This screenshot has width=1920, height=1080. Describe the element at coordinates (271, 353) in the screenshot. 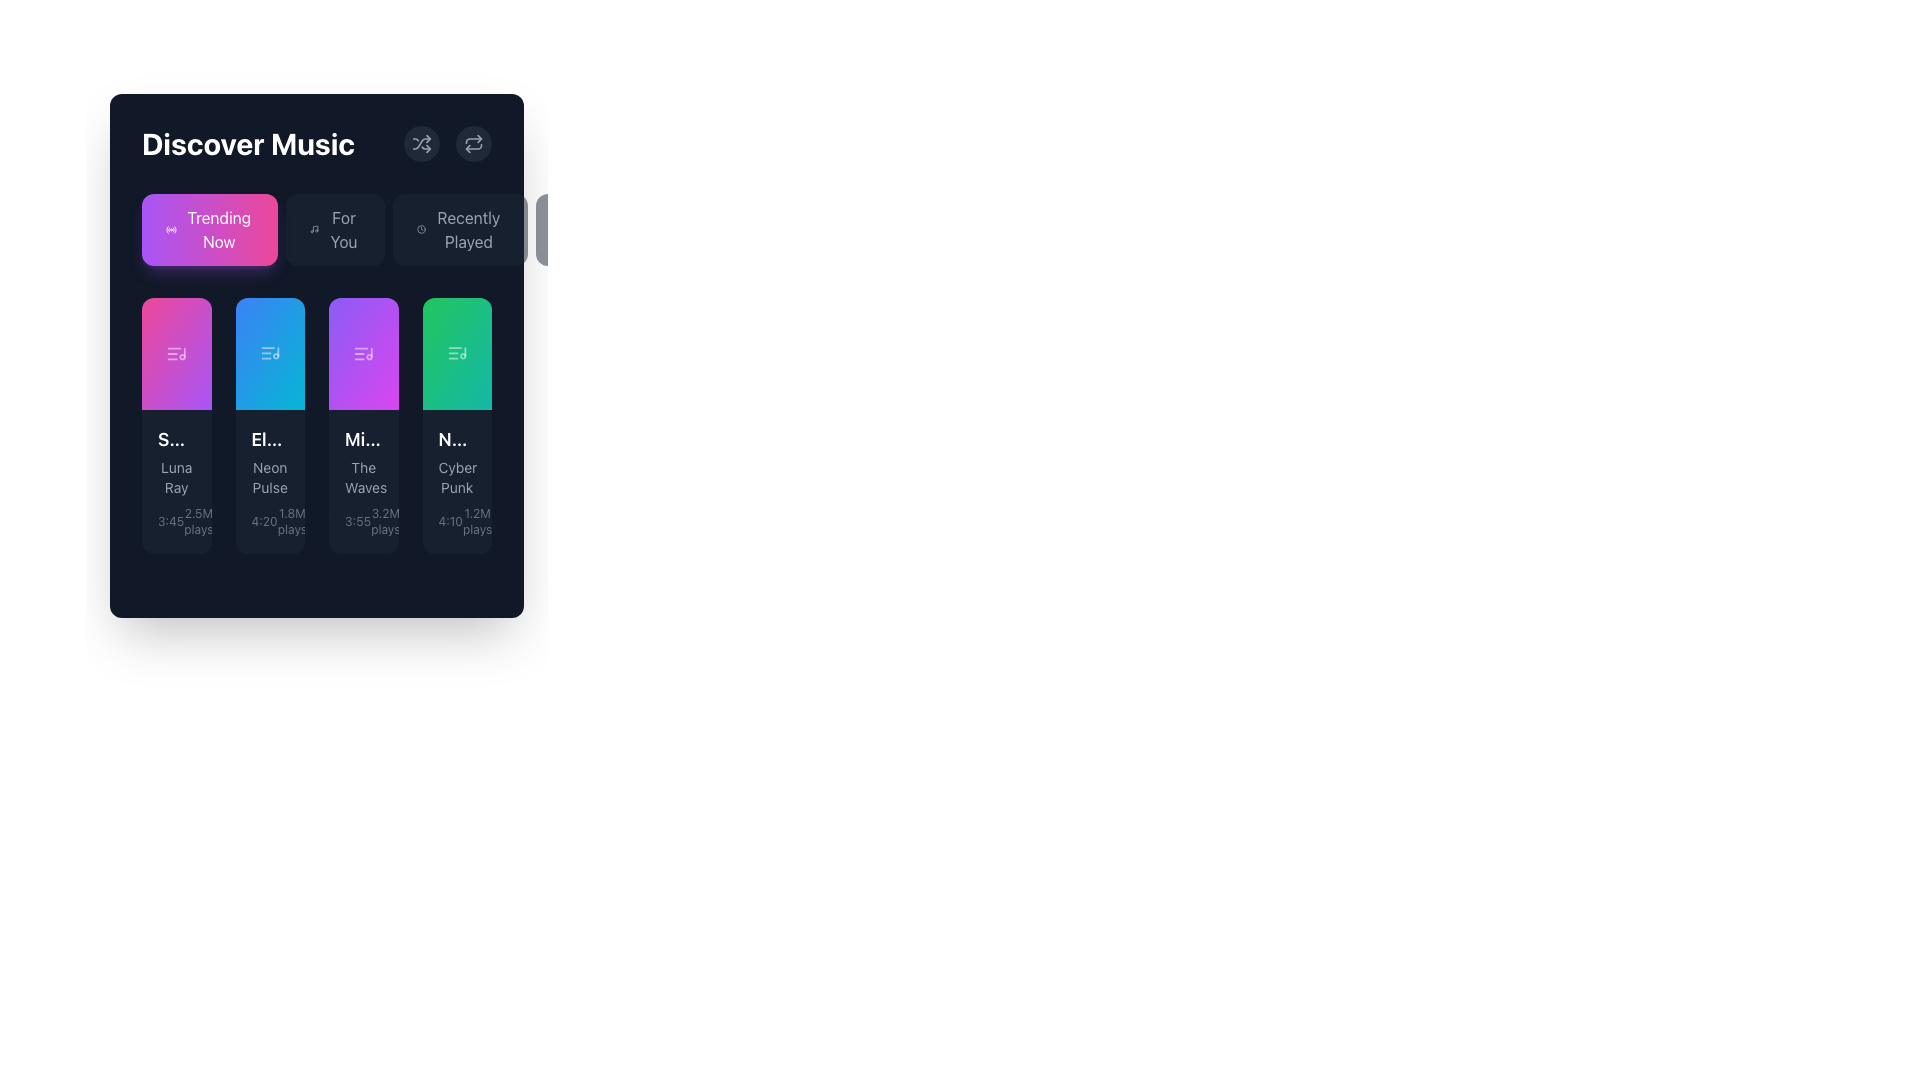

I see `the 'play' icon located in the center of the second card in the 'Discover Music' section` at that location.